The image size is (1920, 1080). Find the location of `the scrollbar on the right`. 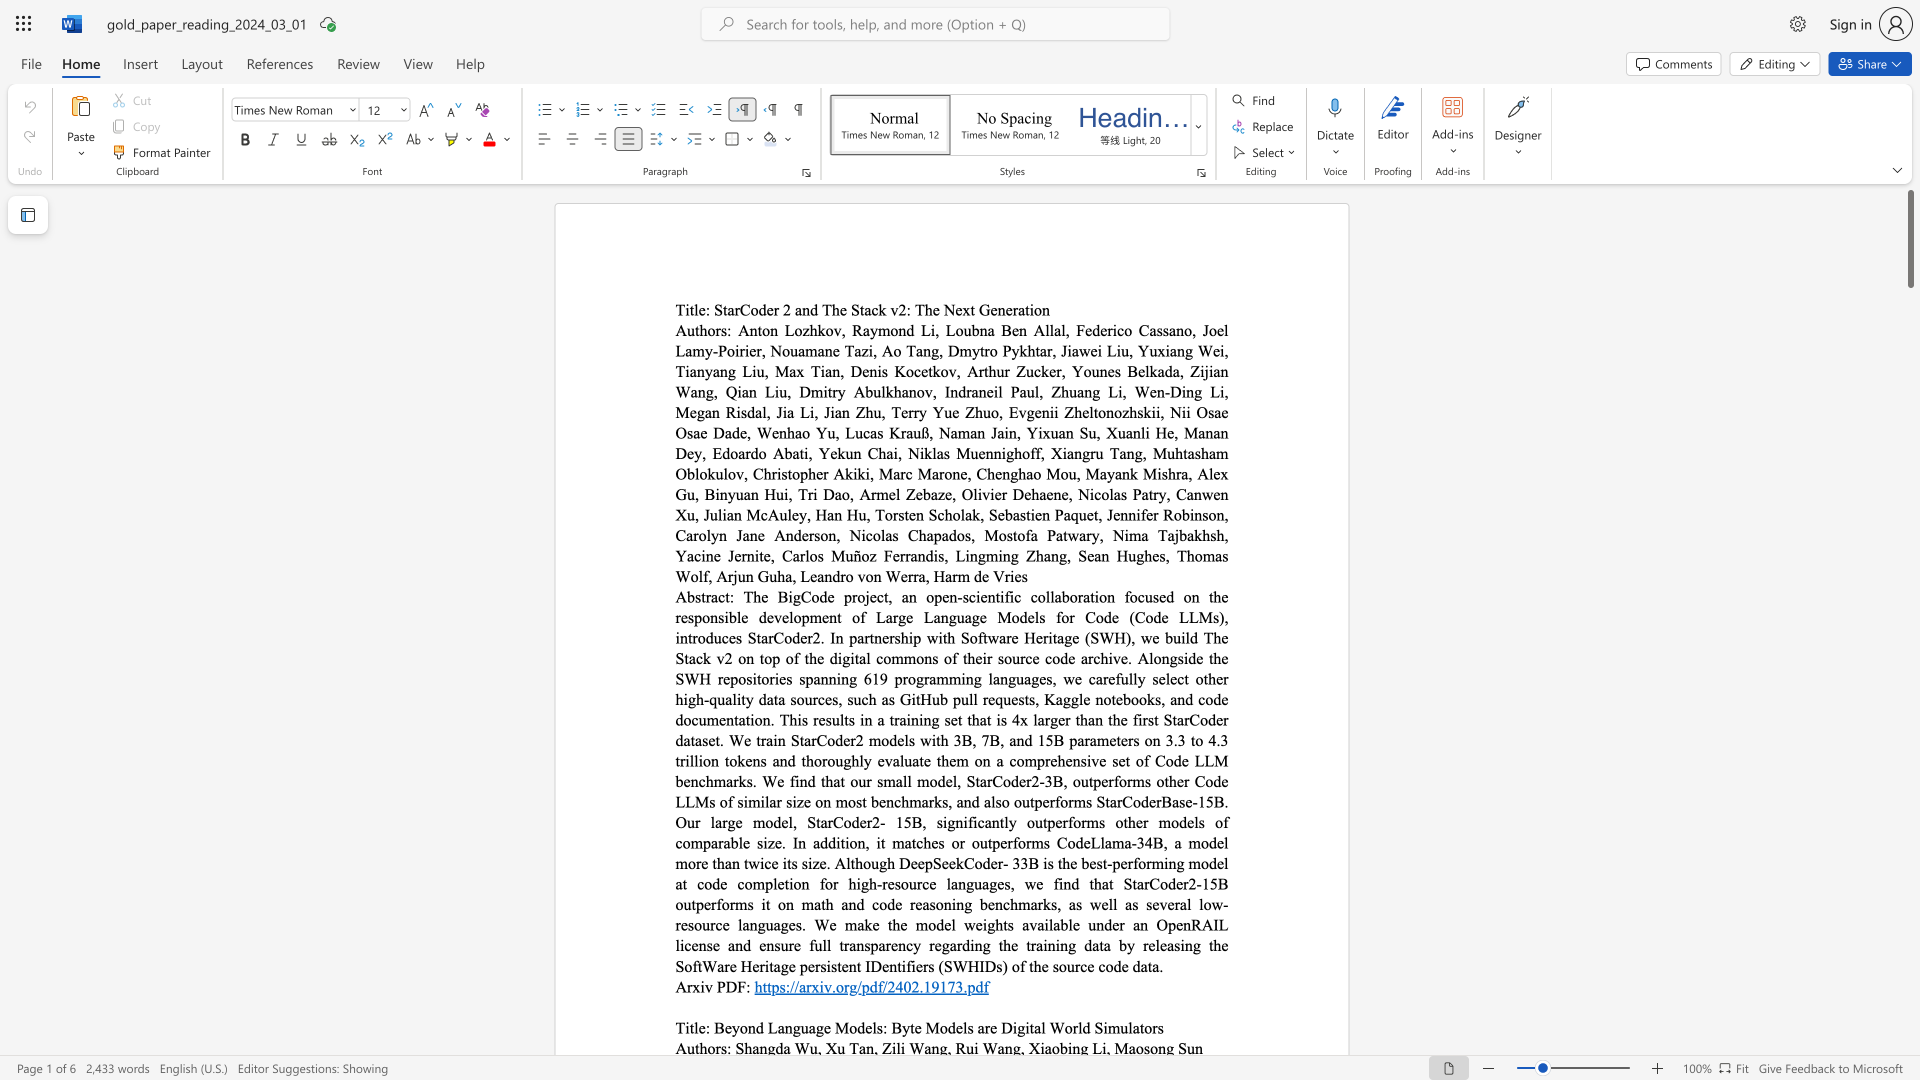

the scrollbar on the right is located at coordinates (1909, 329).